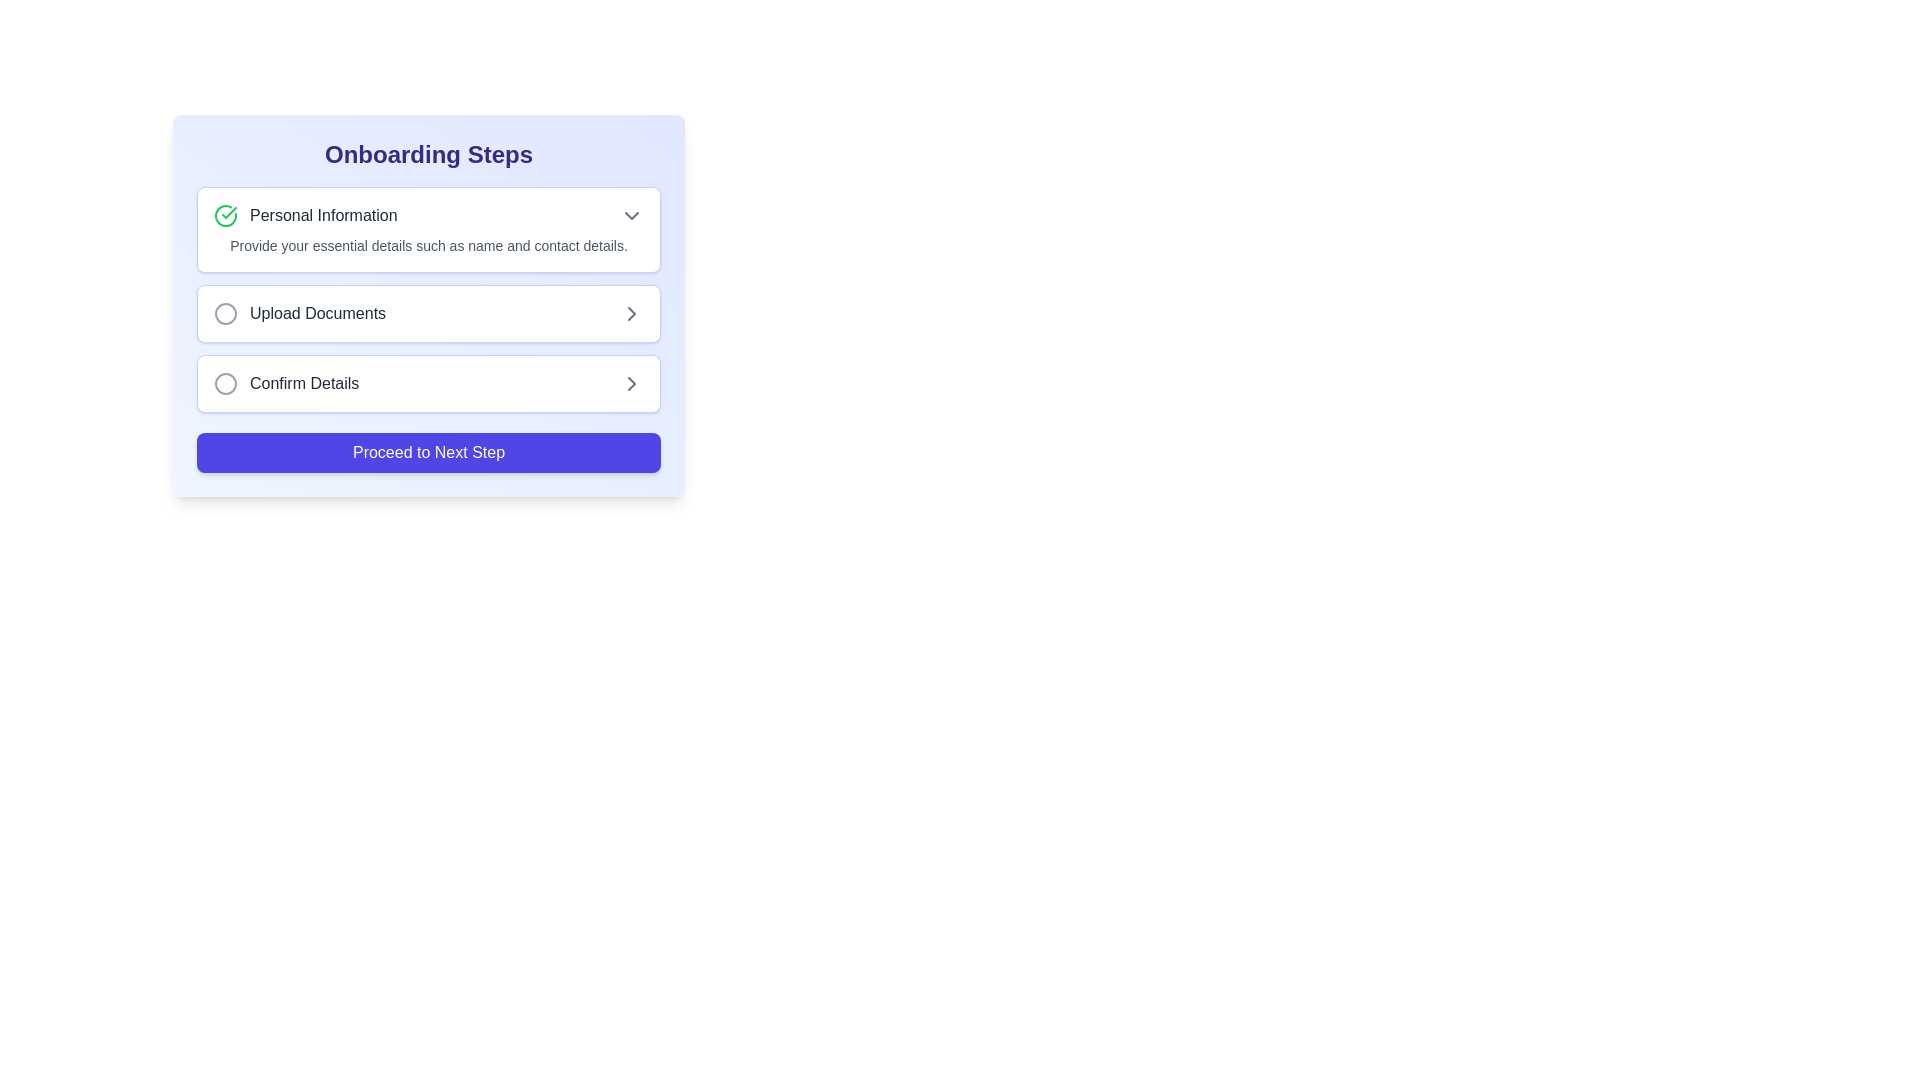 The image size is (1920, 1080). Describe the element at coordinates (631, 384) in the screenshot. I see `the right-facing chevron icon, which is styled in gray and located at the far right of the 'Confirm Details' row, following the text 'Confirm Details'` at that location.